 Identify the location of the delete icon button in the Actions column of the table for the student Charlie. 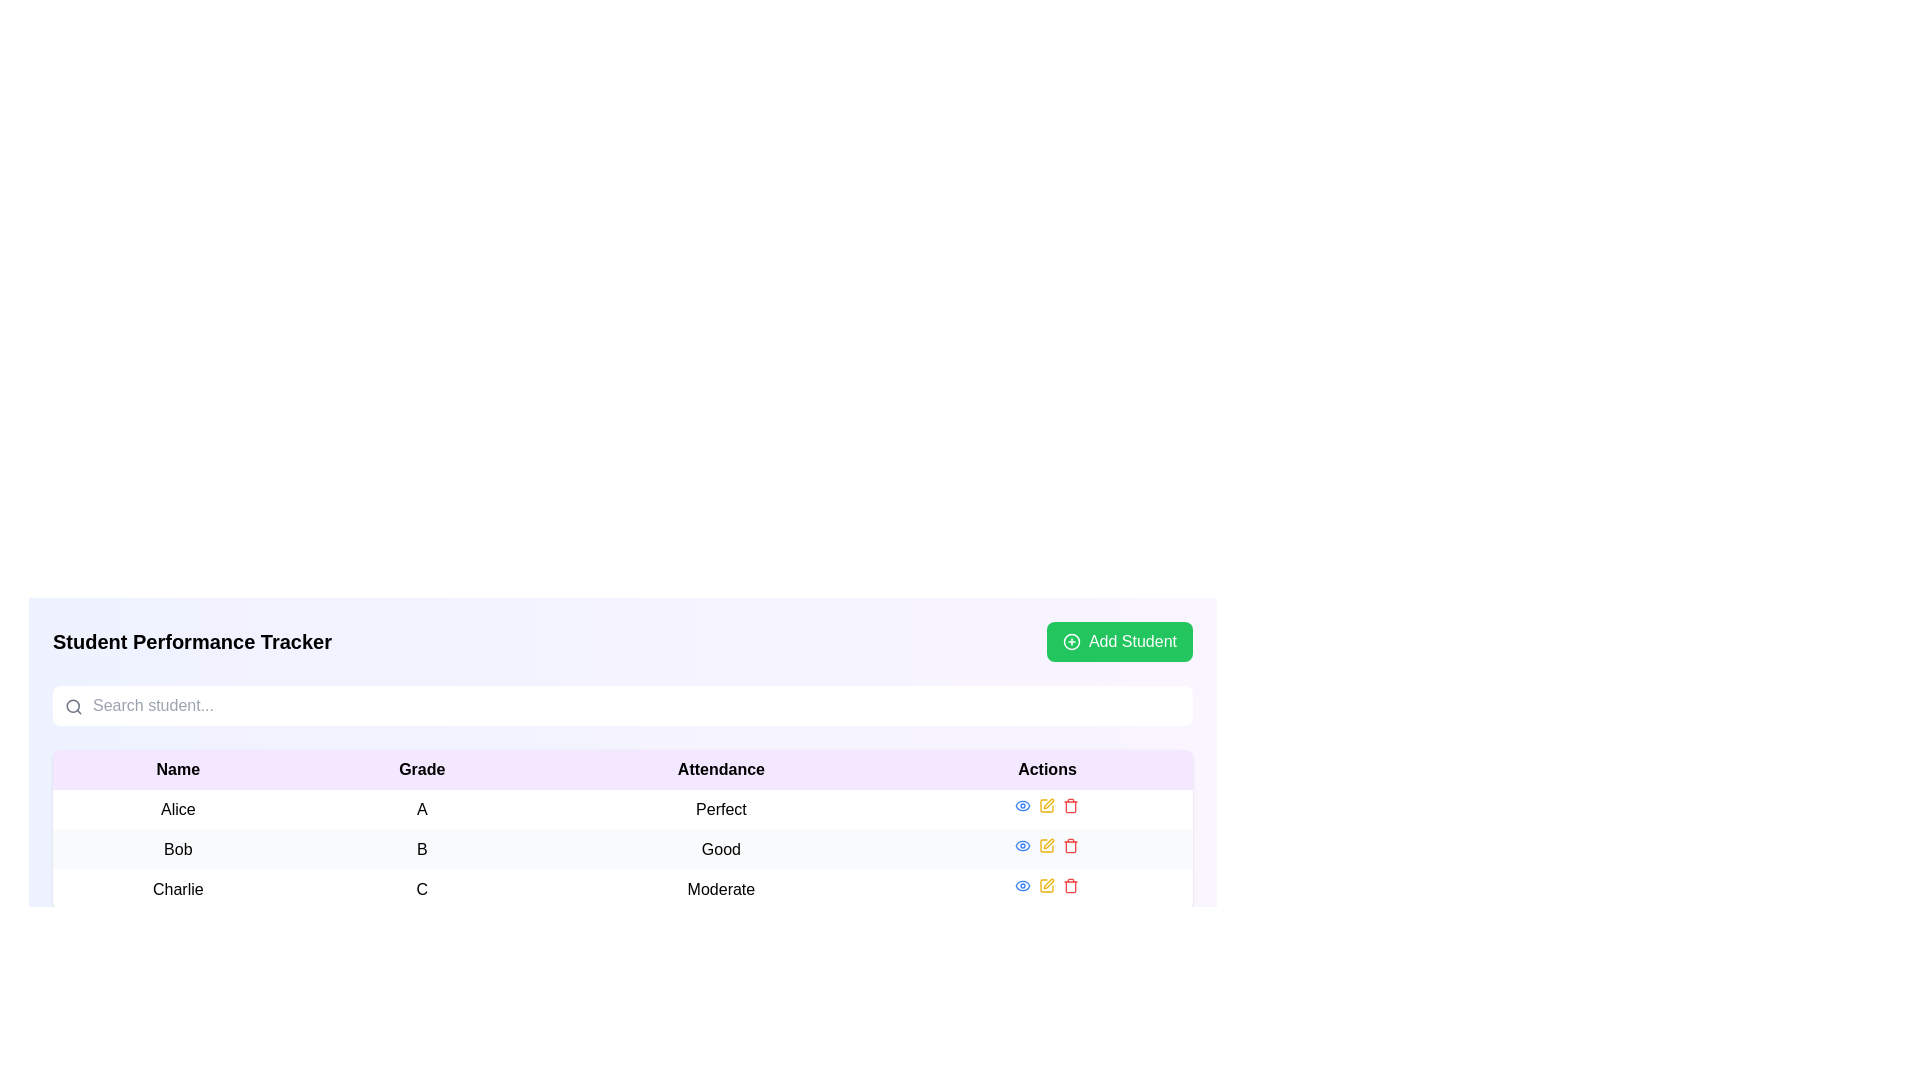
(1070, 806).